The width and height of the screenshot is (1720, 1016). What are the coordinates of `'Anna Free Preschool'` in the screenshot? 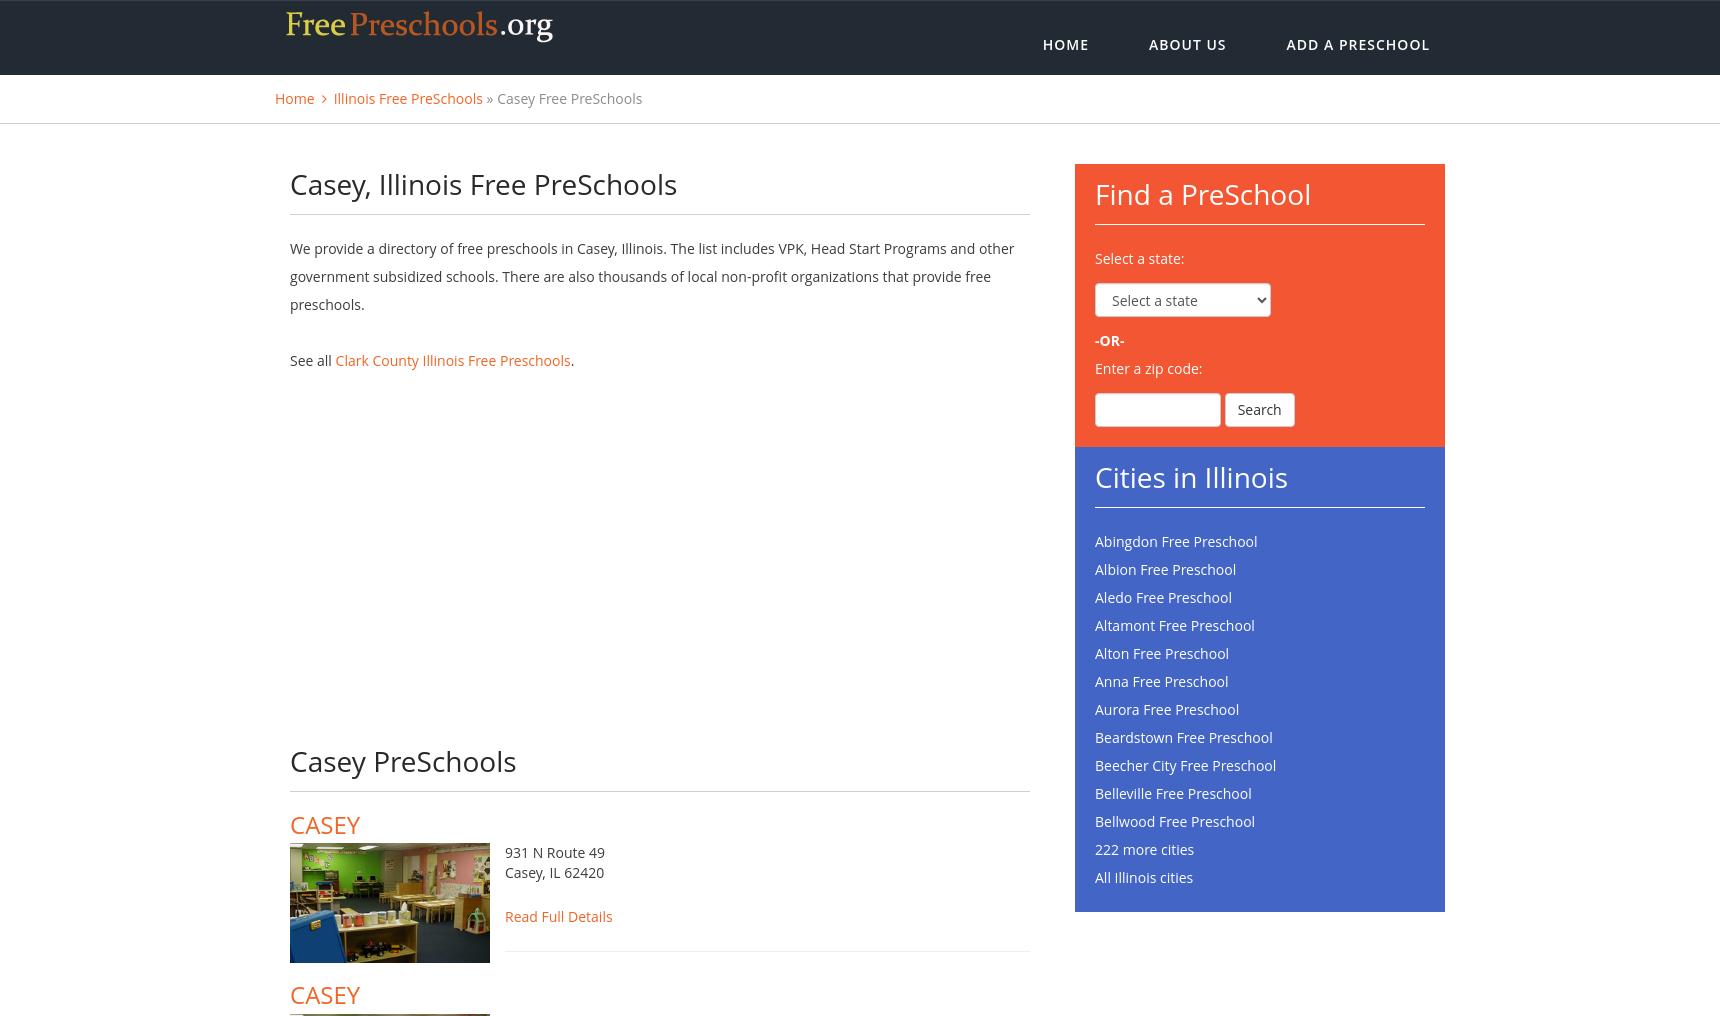 It's located at (1094, 703).